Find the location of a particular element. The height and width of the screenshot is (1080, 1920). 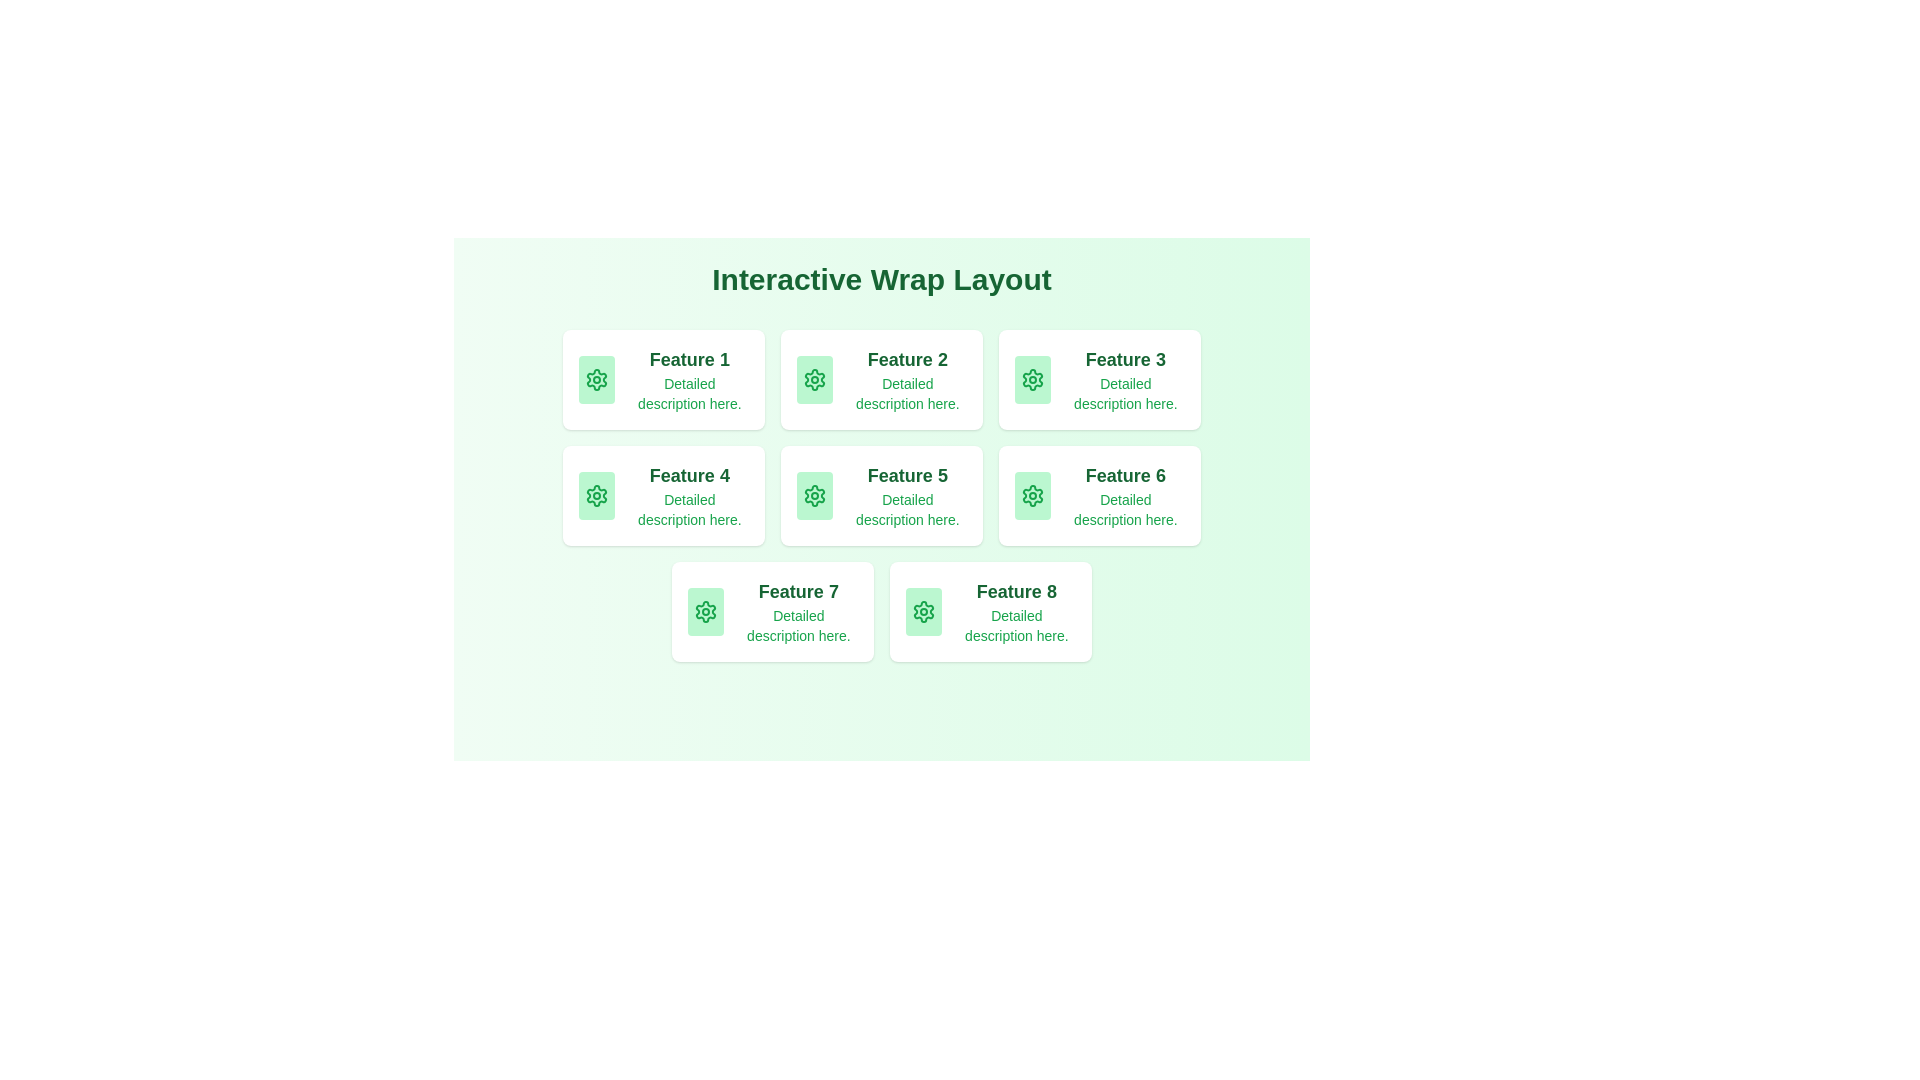

the green gear-shaped settings icon located in the second position of the first row within the grid layout of feature cards to trigger a tooltip or visual feedback is located at coordinates (814, 380).